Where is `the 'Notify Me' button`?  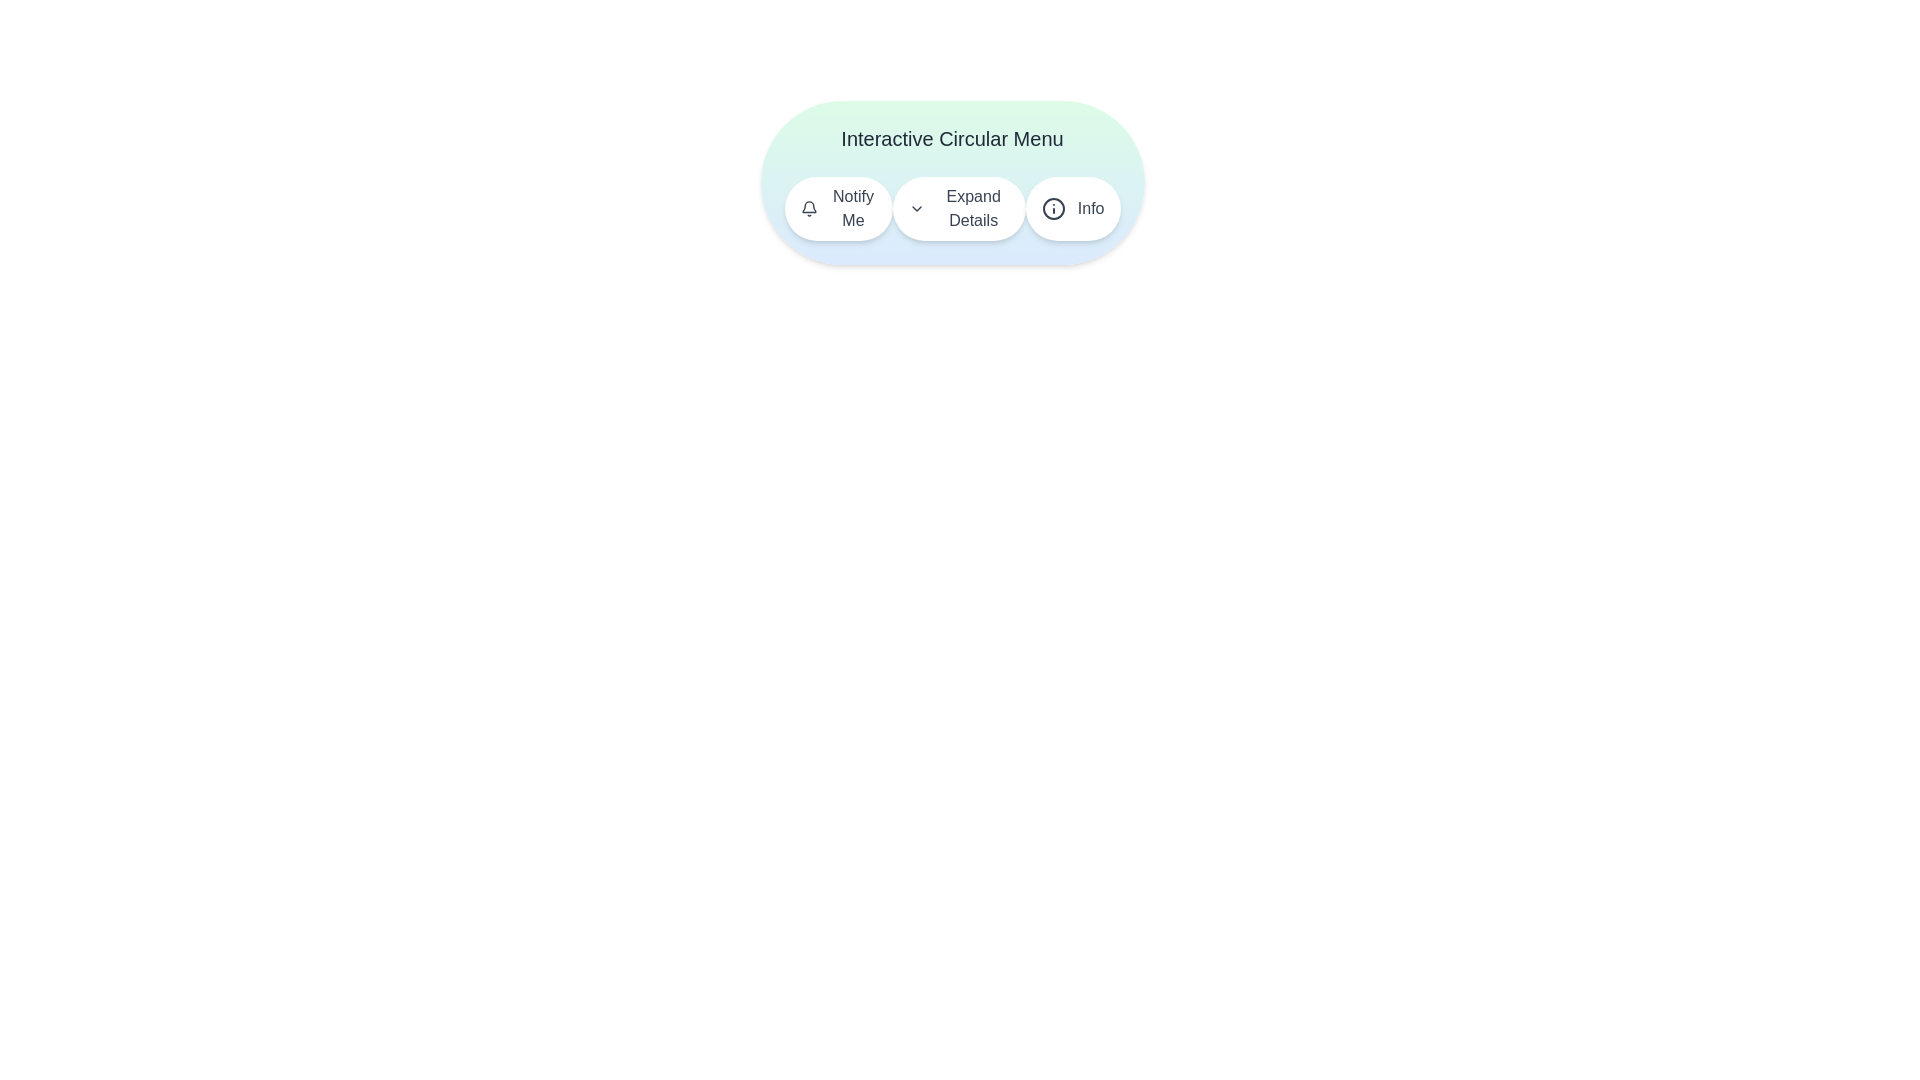
the 'Notify Me' button is located at coordinates (839, 208).